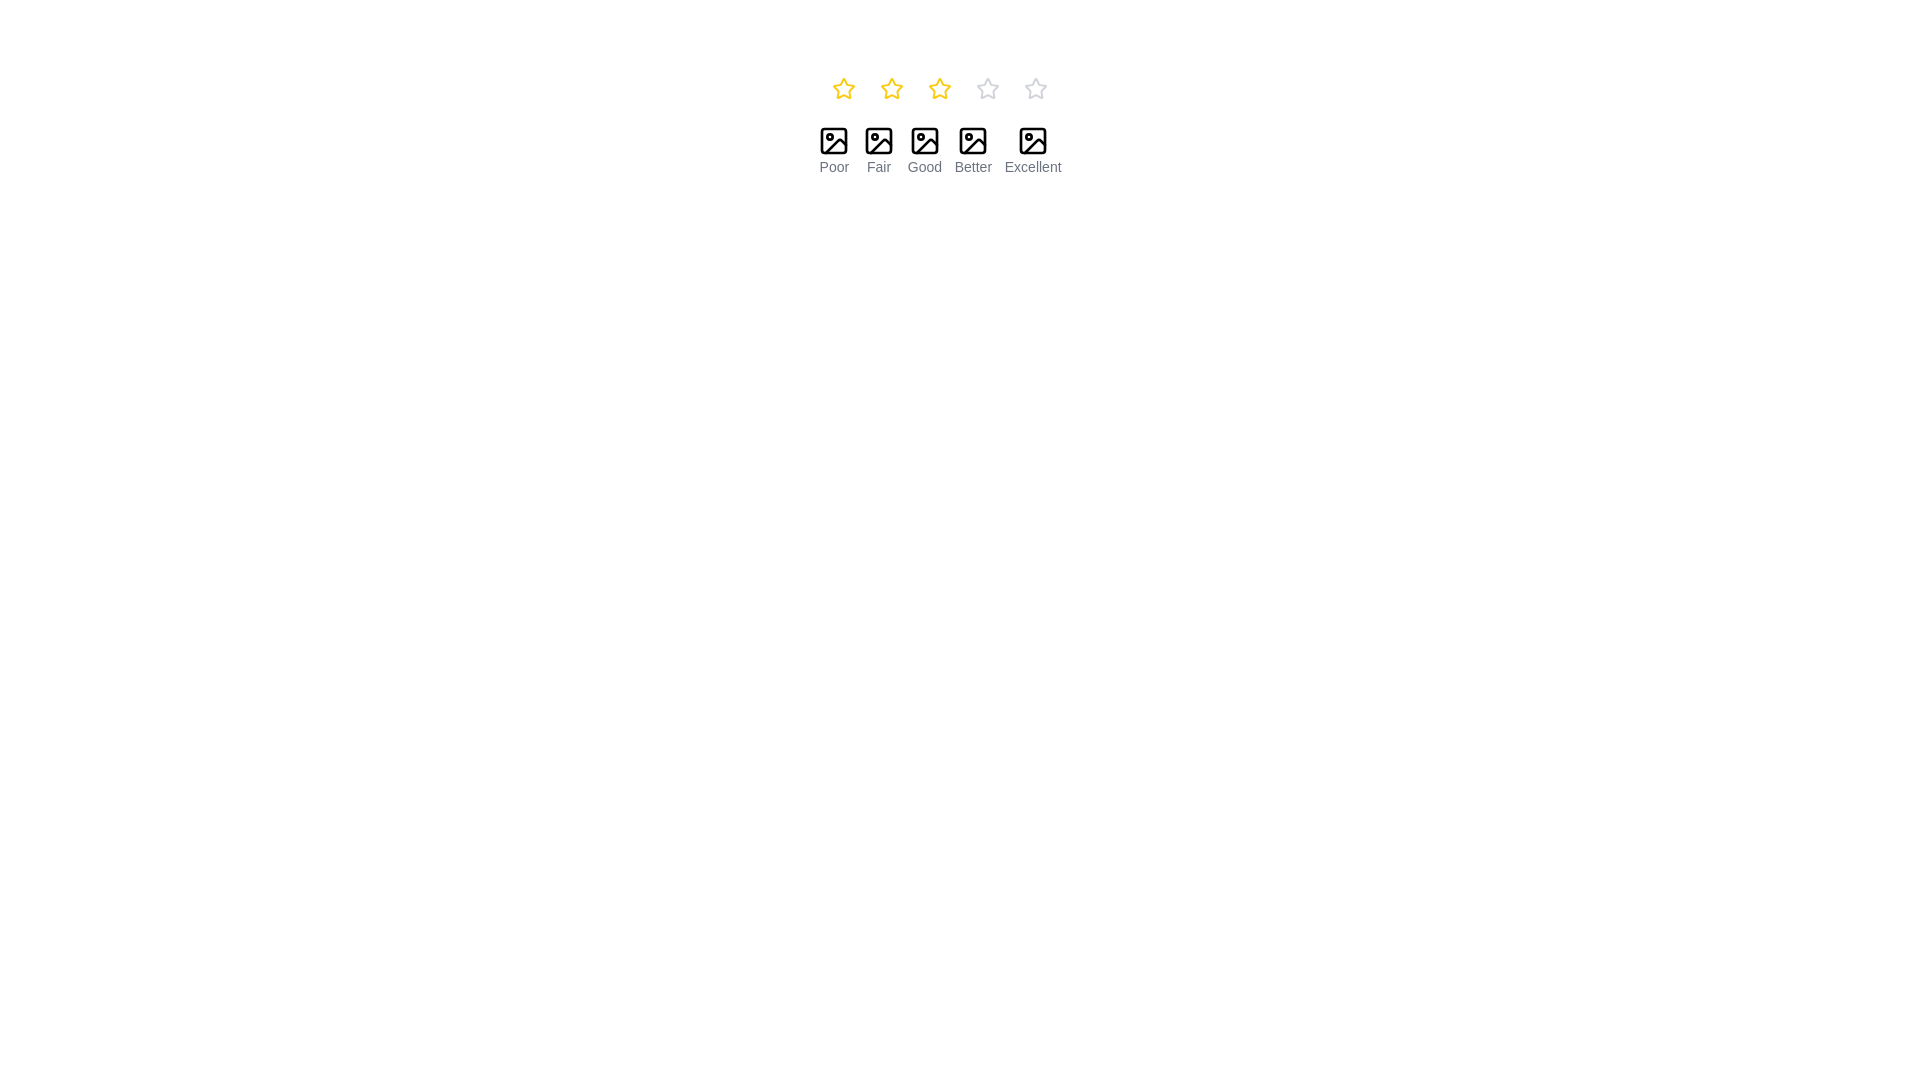 The height and width of the screenshot is (1080, 1920). Describe the element at coordinates (923, 140) in the screenshot. I see `the third icon in the horizontal sequence of rating icons, located directly below the text 'Good'` at that location.